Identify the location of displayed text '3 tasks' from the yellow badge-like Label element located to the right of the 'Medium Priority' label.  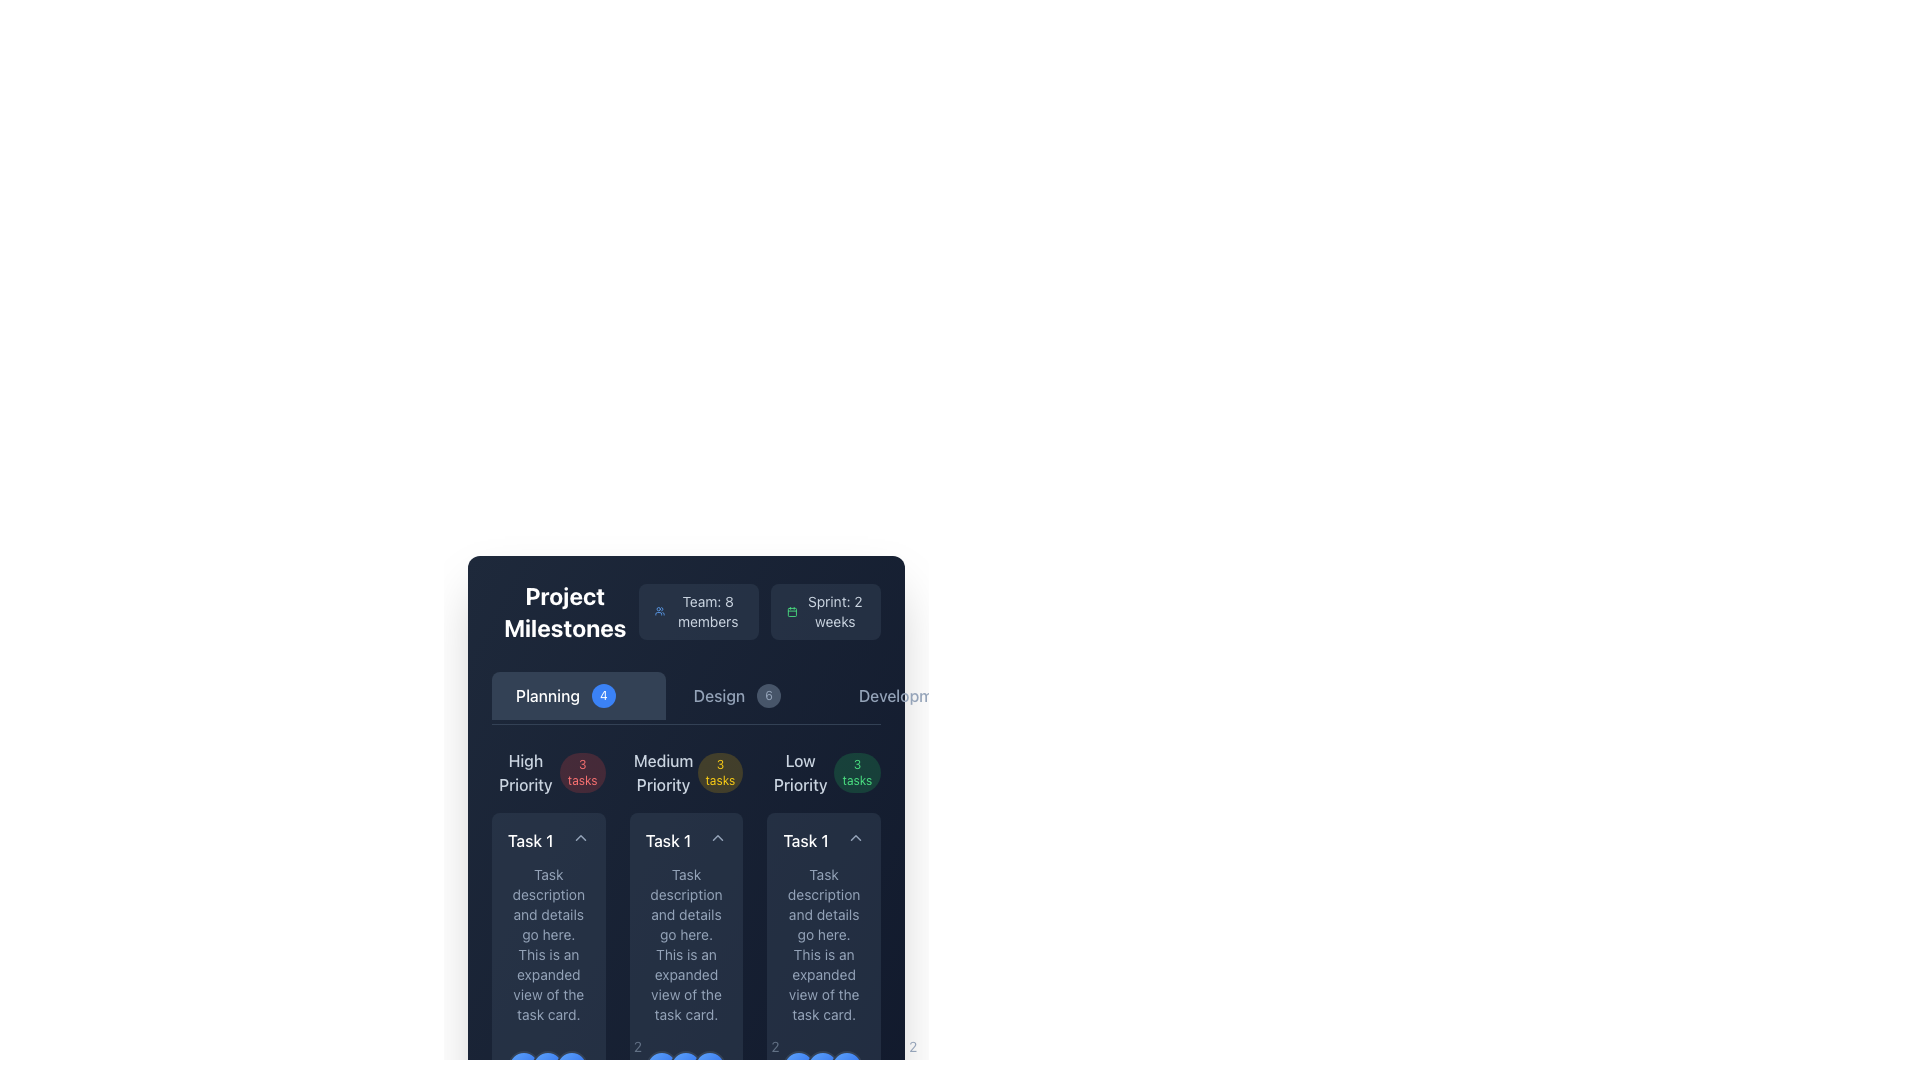
(720, 771).